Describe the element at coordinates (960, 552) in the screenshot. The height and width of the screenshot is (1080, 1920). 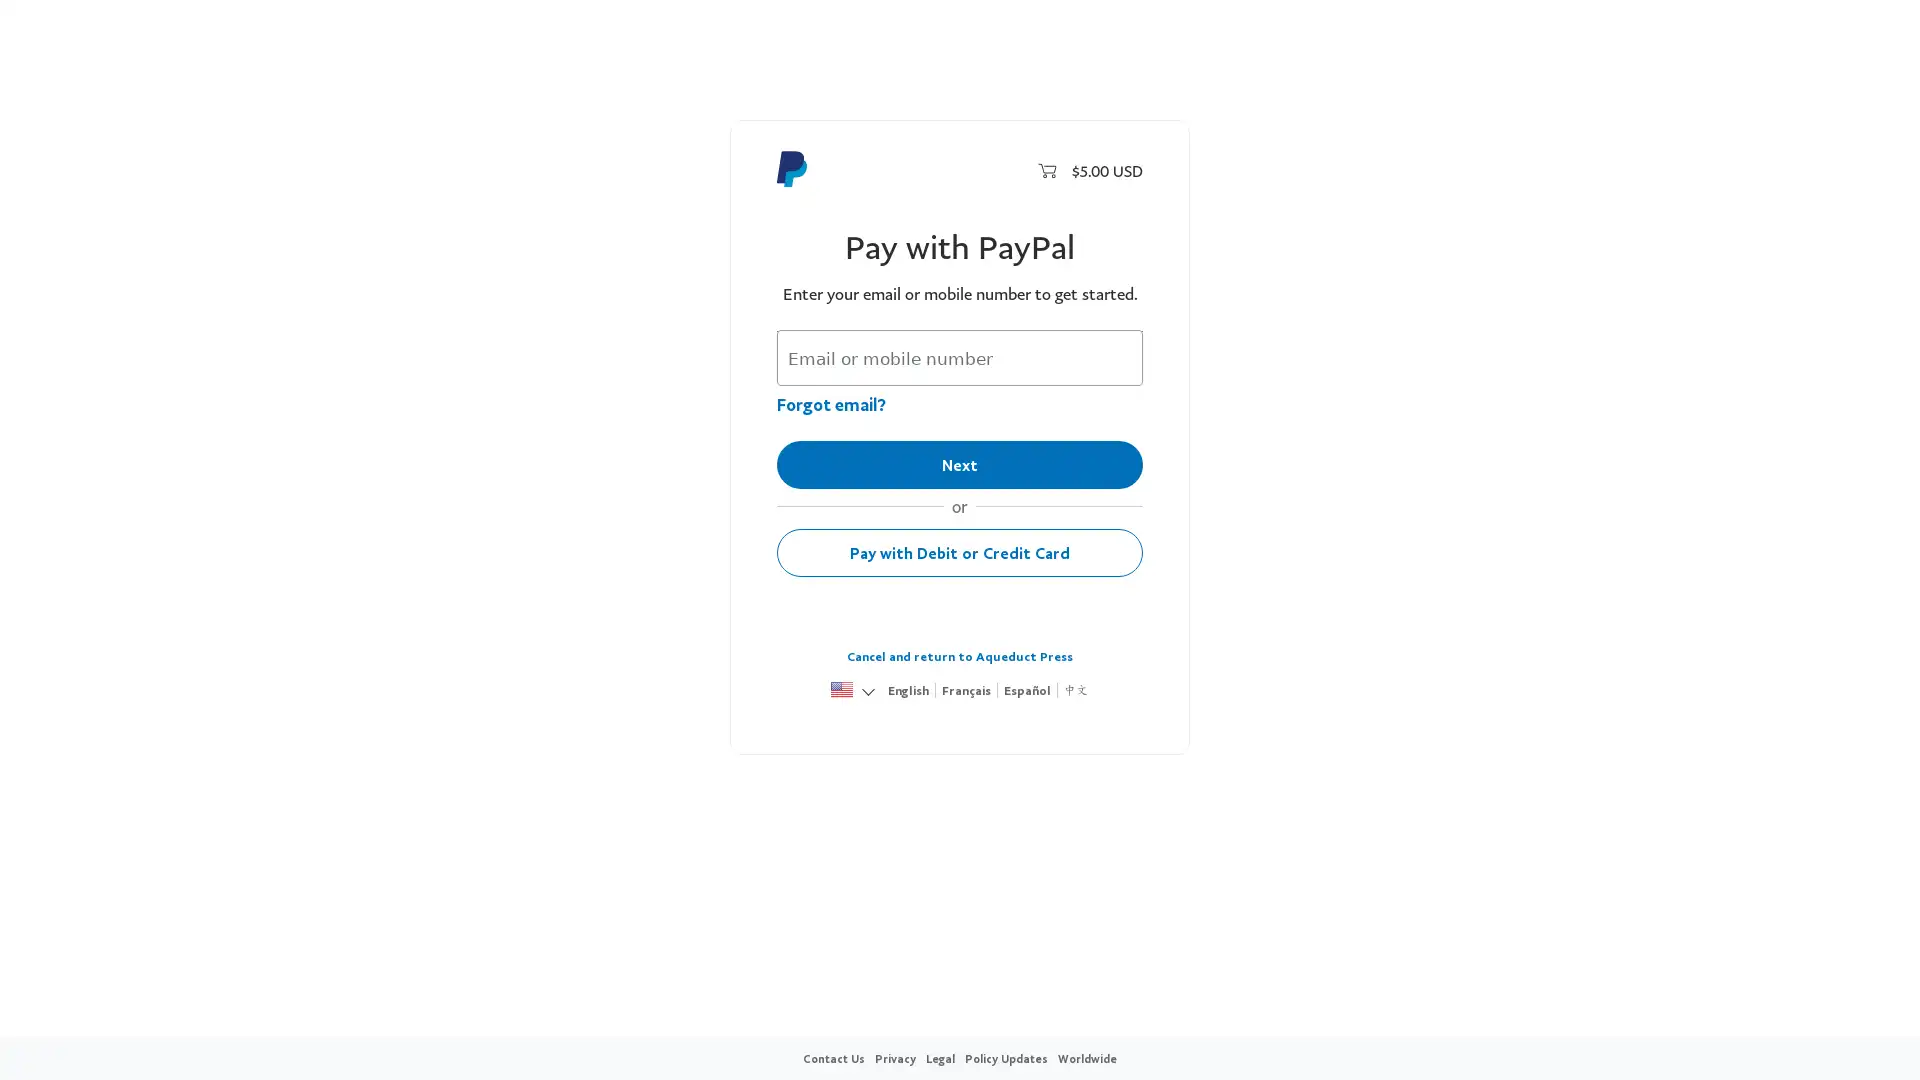
I see `Pay with Debit or Credit Card` at that location.